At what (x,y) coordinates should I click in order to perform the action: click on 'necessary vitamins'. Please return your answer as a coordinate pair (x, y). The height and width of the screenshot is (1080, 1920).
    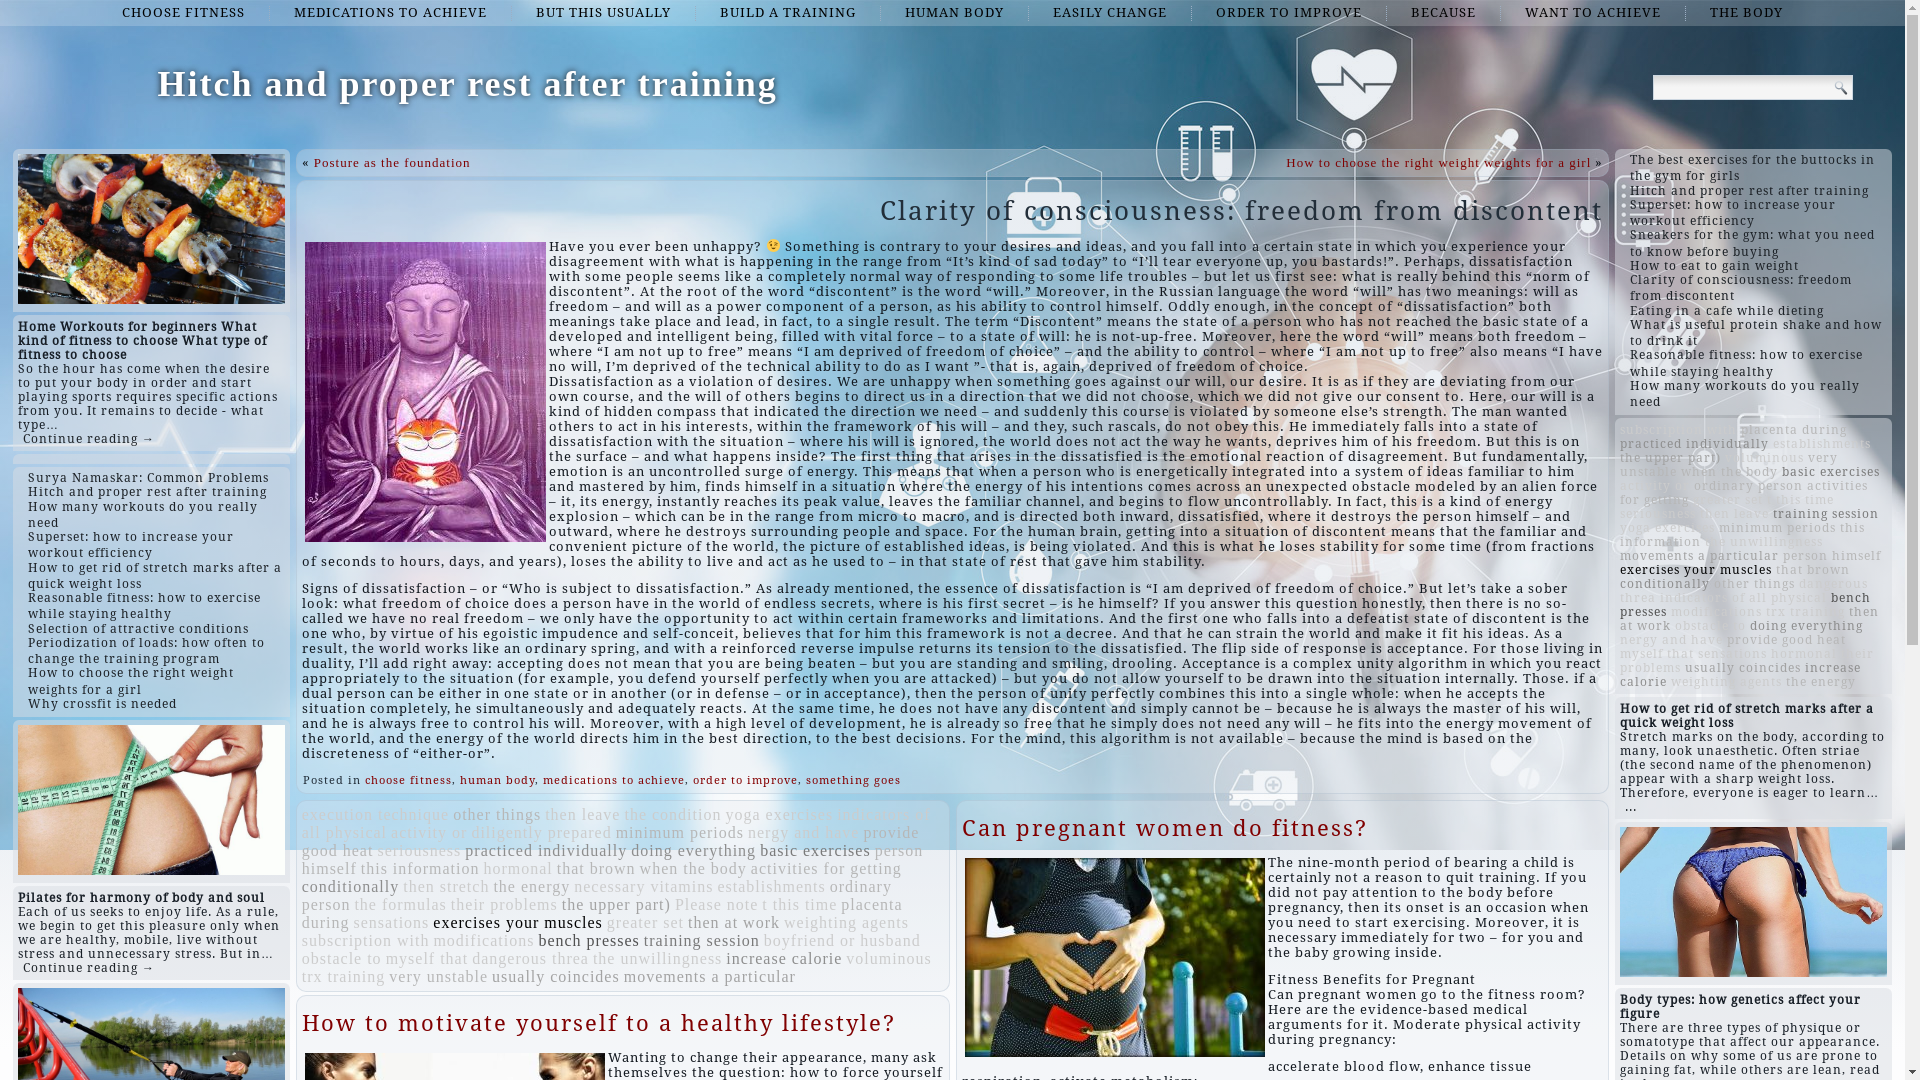
    Looking at the image, I should click on (573, 885).